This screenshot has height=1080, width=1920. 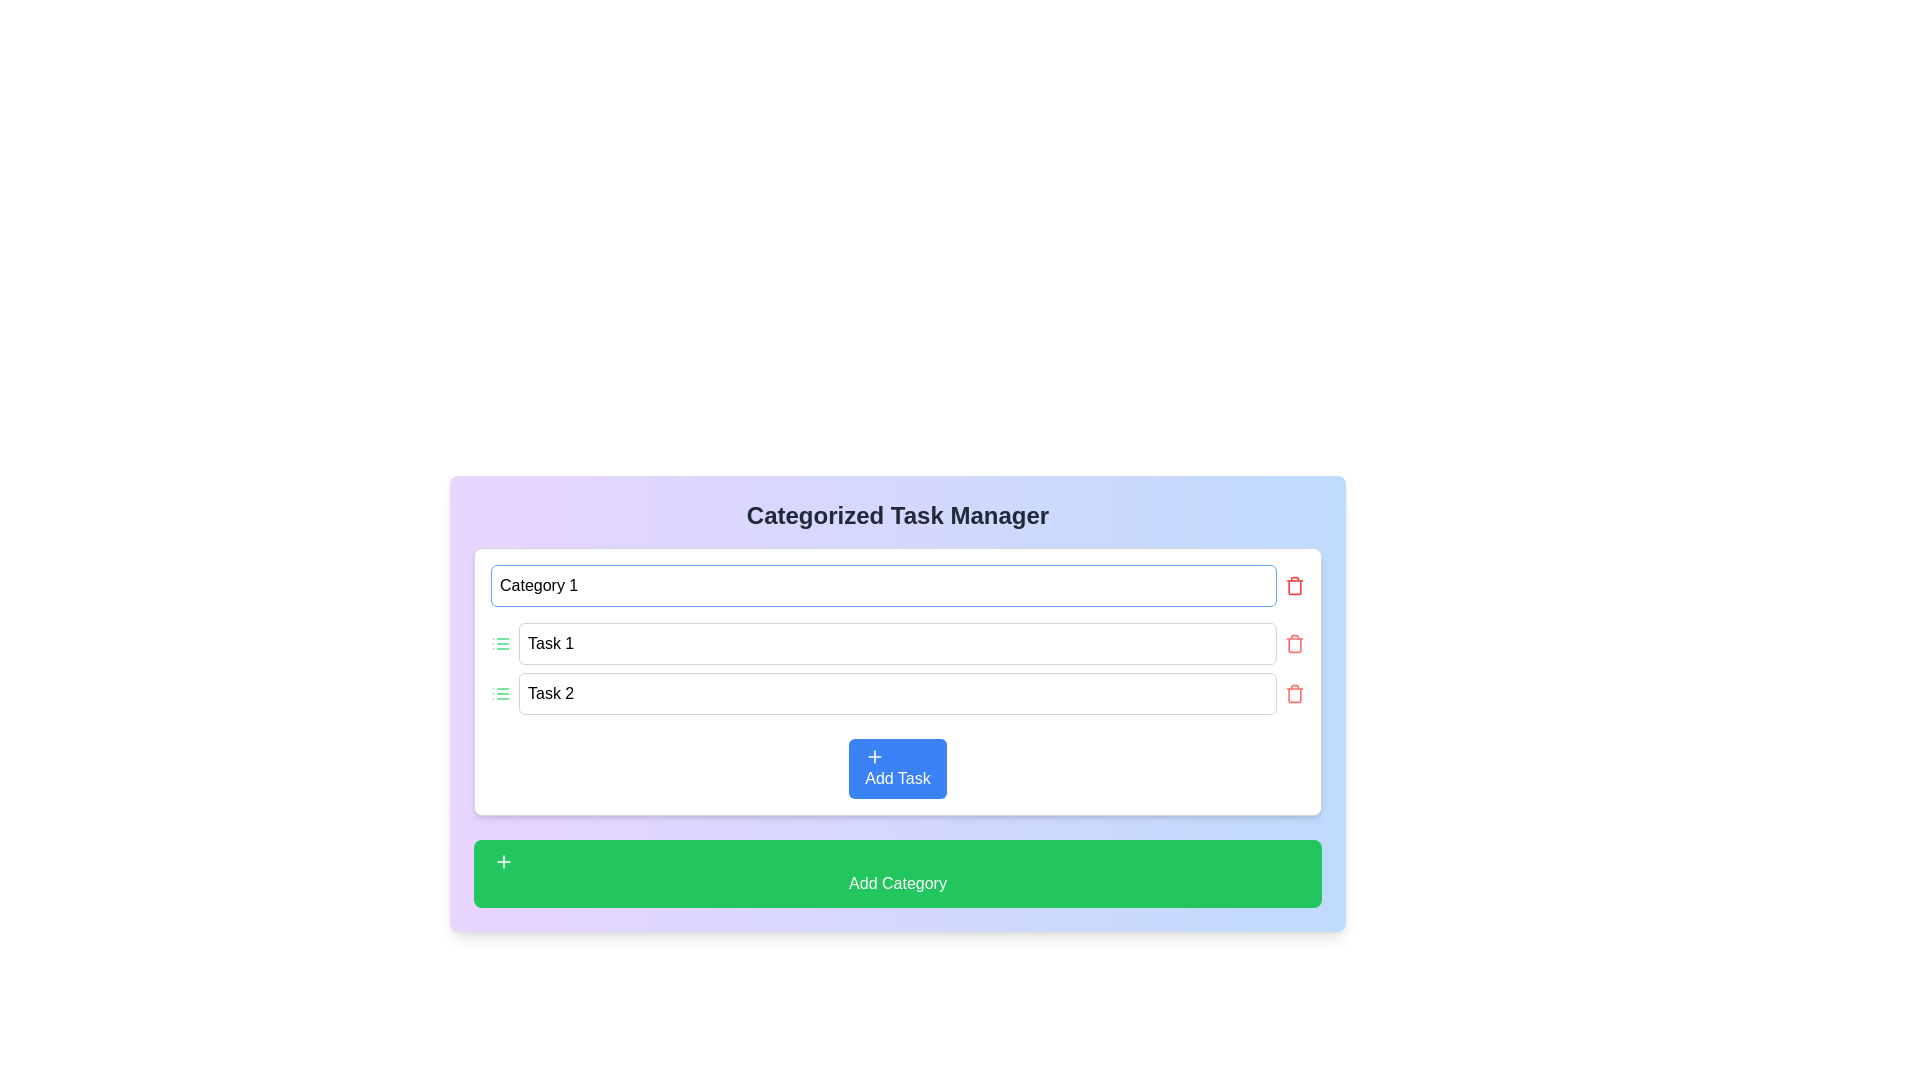 I want to click on the green 'Add Category' button with rounded corners that displays the text 'Add Category' in white, located below the blue 'Add Task' button, so click(x=896, y=873).